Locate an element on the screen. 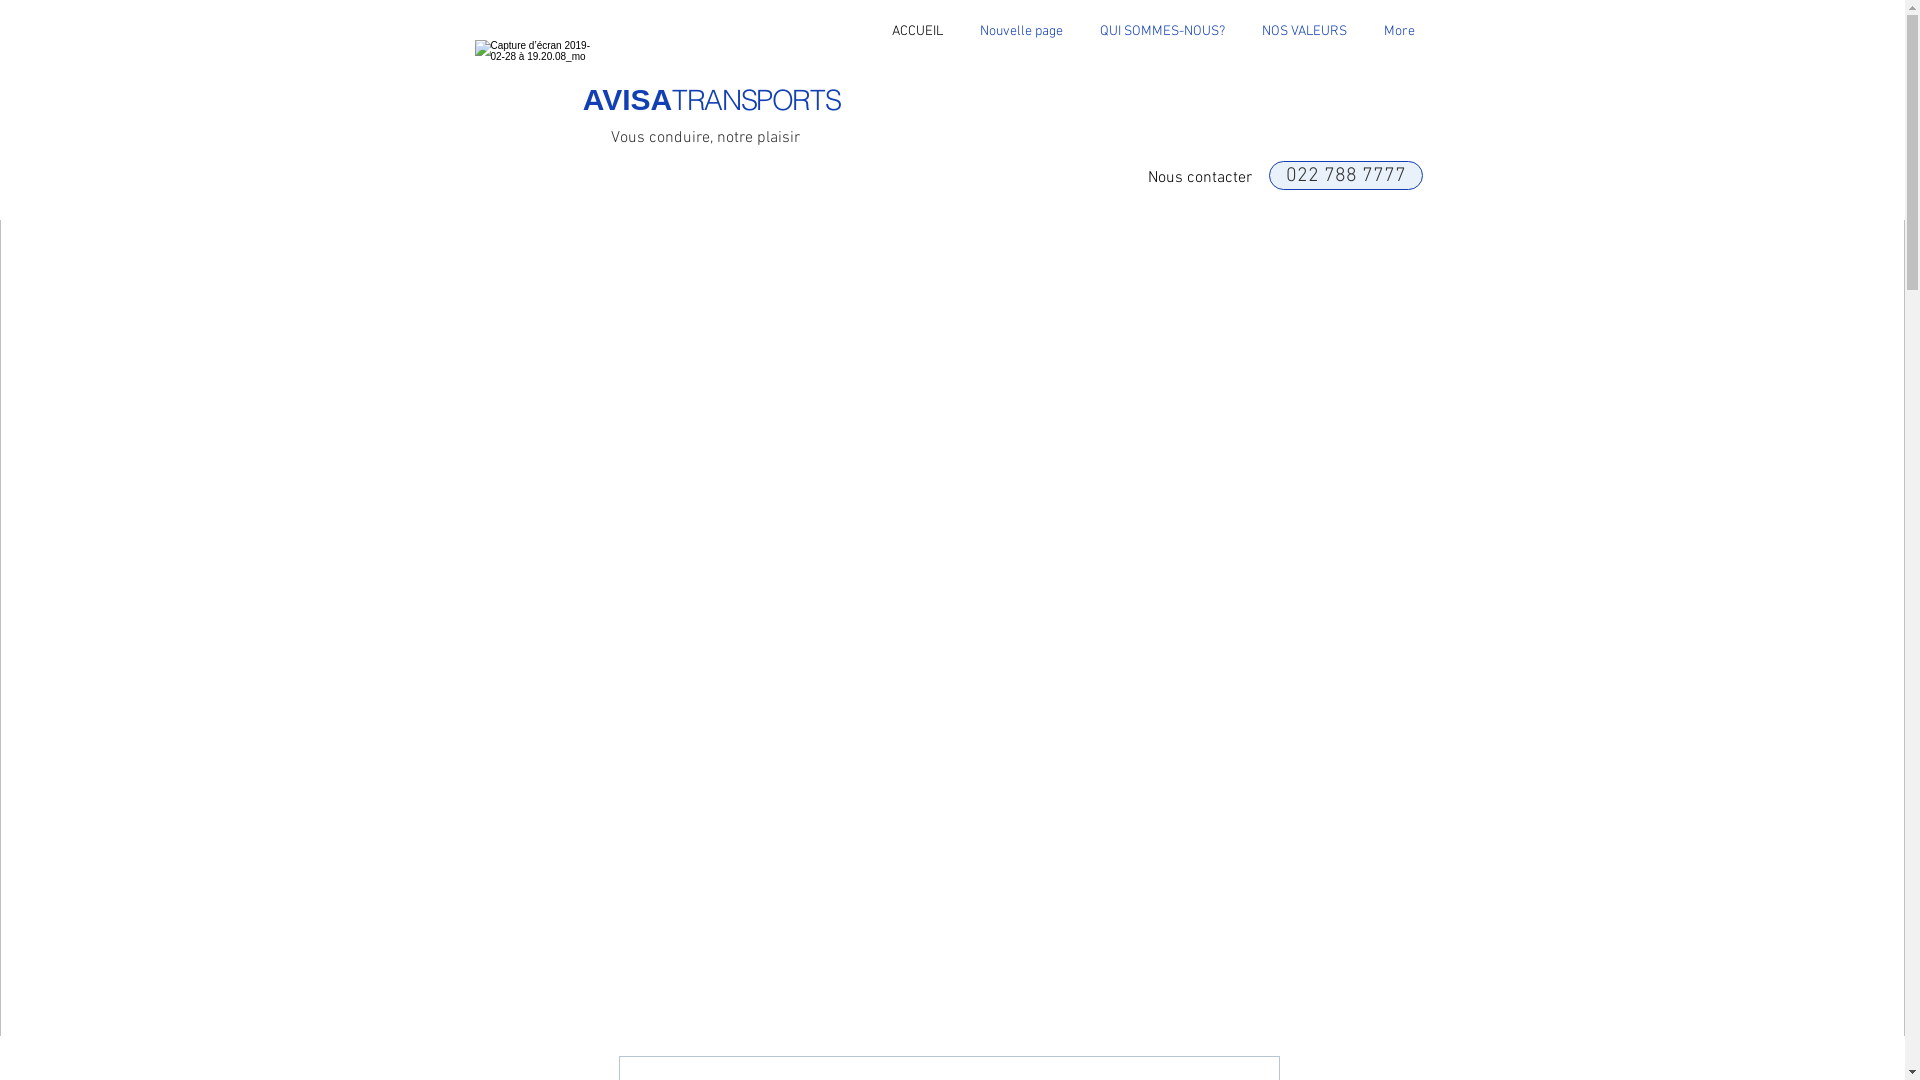  '022 788 7777' is located at coordinates (1344, 174).